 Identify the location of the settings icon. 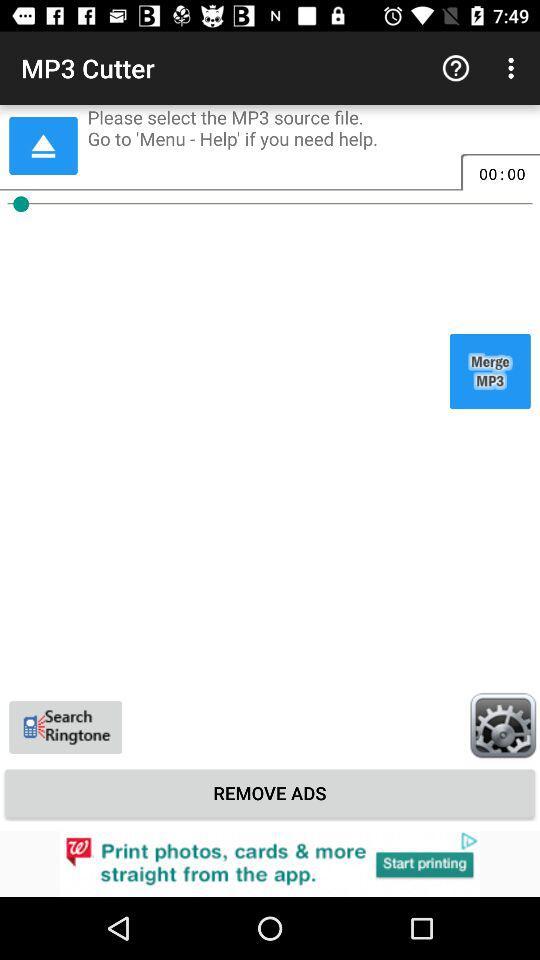
(502, 724).